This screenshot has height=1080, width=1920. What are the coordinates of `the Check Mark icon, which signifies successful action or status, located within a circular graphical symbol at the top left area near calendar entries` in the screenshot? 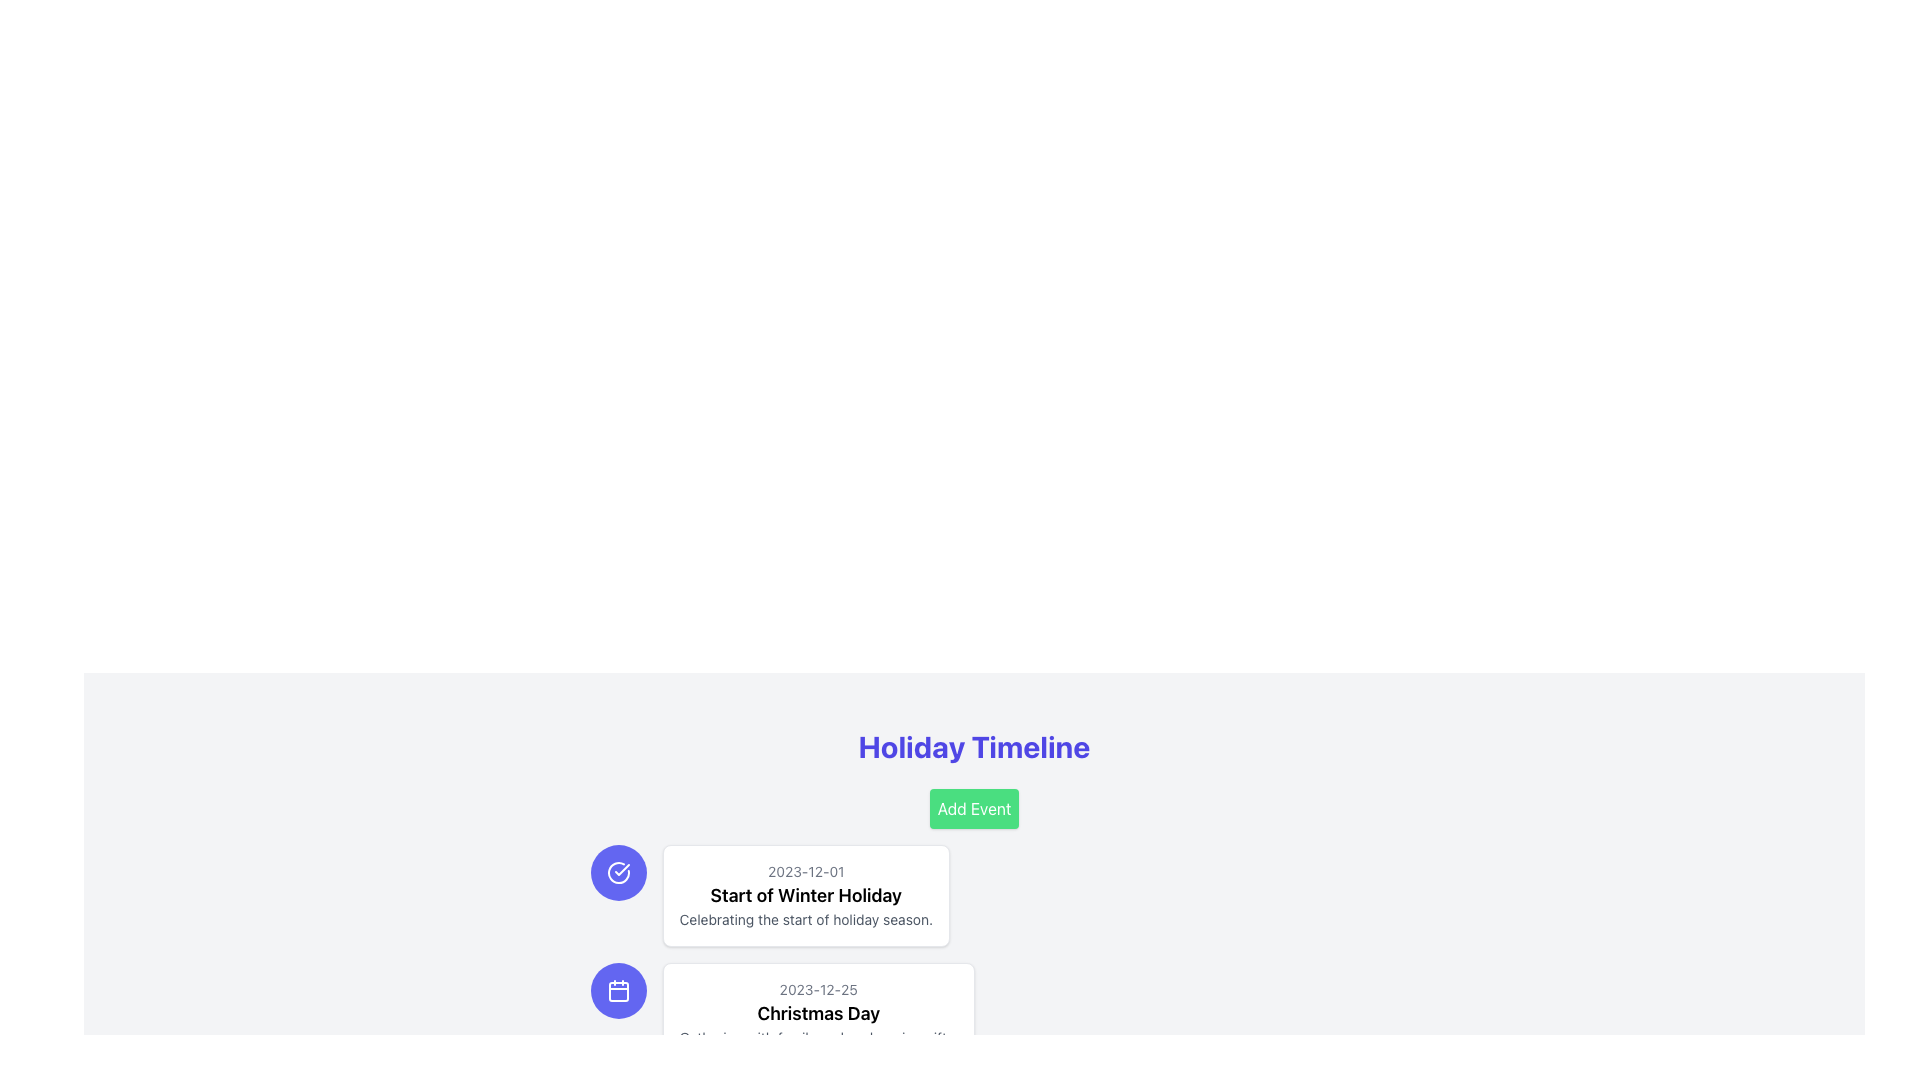 It's located at (621, 869).